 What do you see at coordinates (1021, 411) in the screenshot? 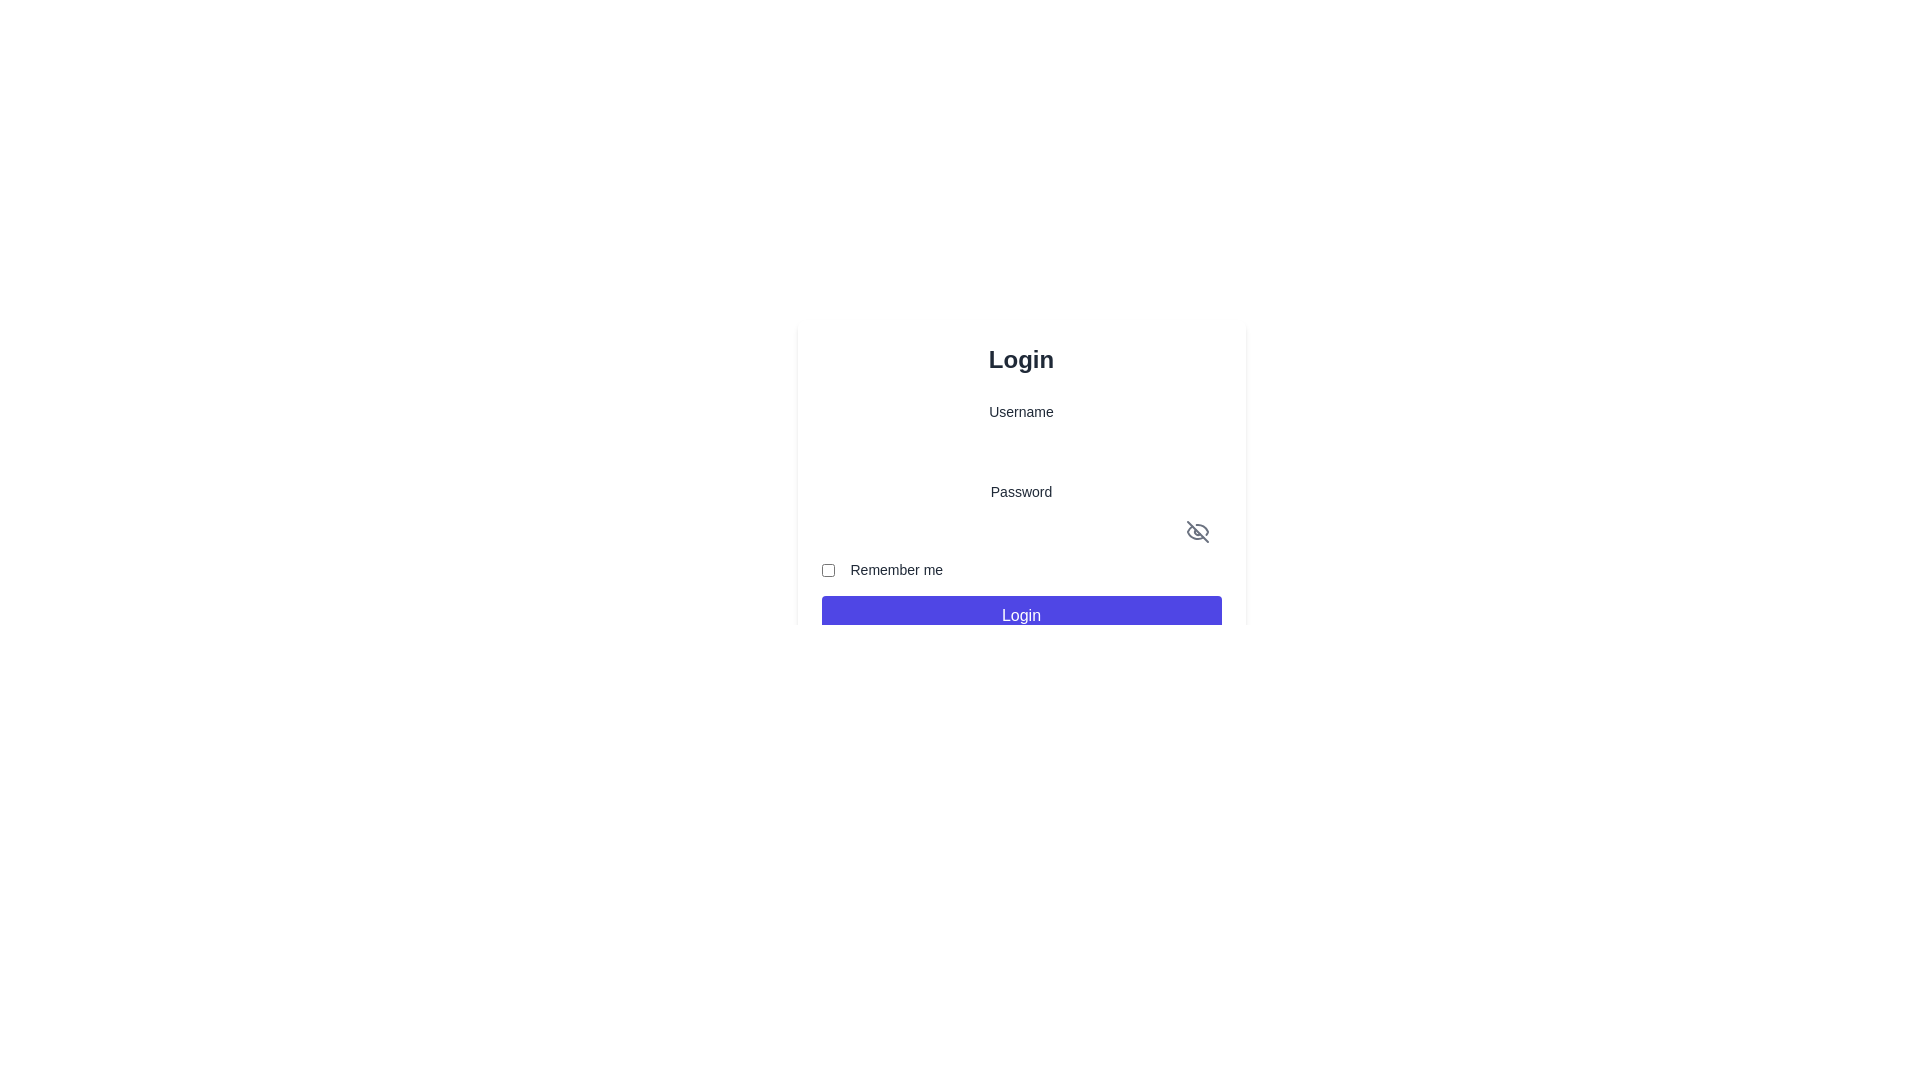
I see `the 'Username' label, which is a smaller font size, medium font weight, sans-serif styled text positioned above the input field for visual coherence` at bounding box center [1021, 411].